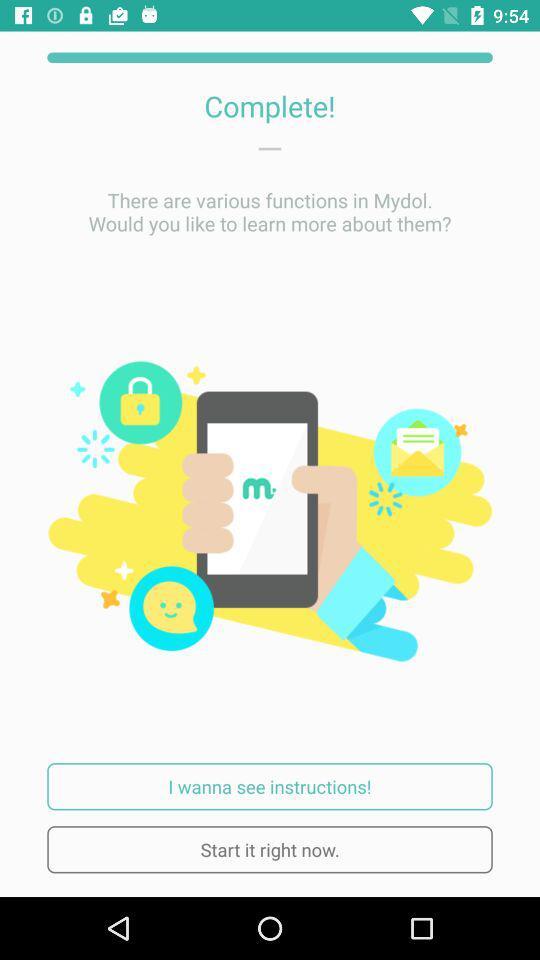 The image size is (540, 960). I want to click on item below i wanna see item, so click(270, 848).